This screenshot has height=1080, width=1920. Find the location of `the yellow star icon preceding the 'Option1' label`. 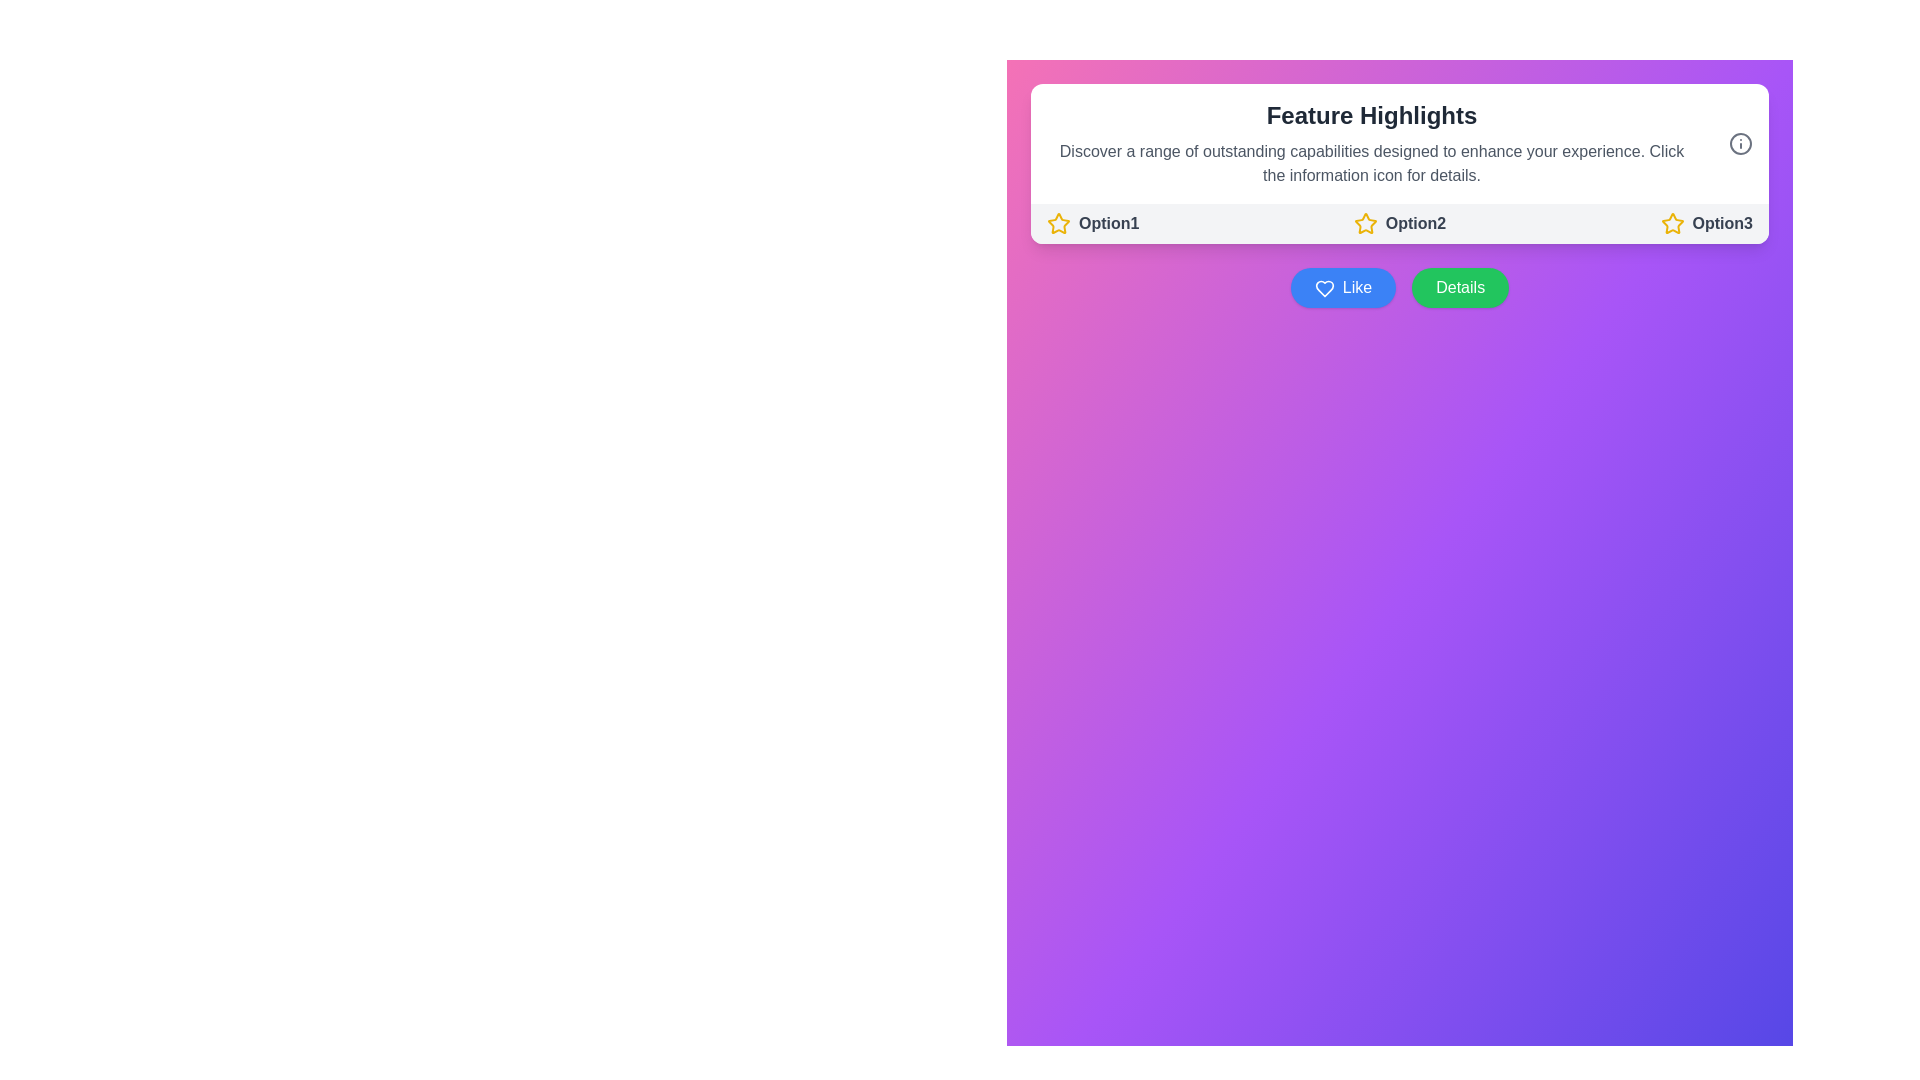

the yellow star icon preceding the 'Option1' label is located at coordinates (1092, 223).